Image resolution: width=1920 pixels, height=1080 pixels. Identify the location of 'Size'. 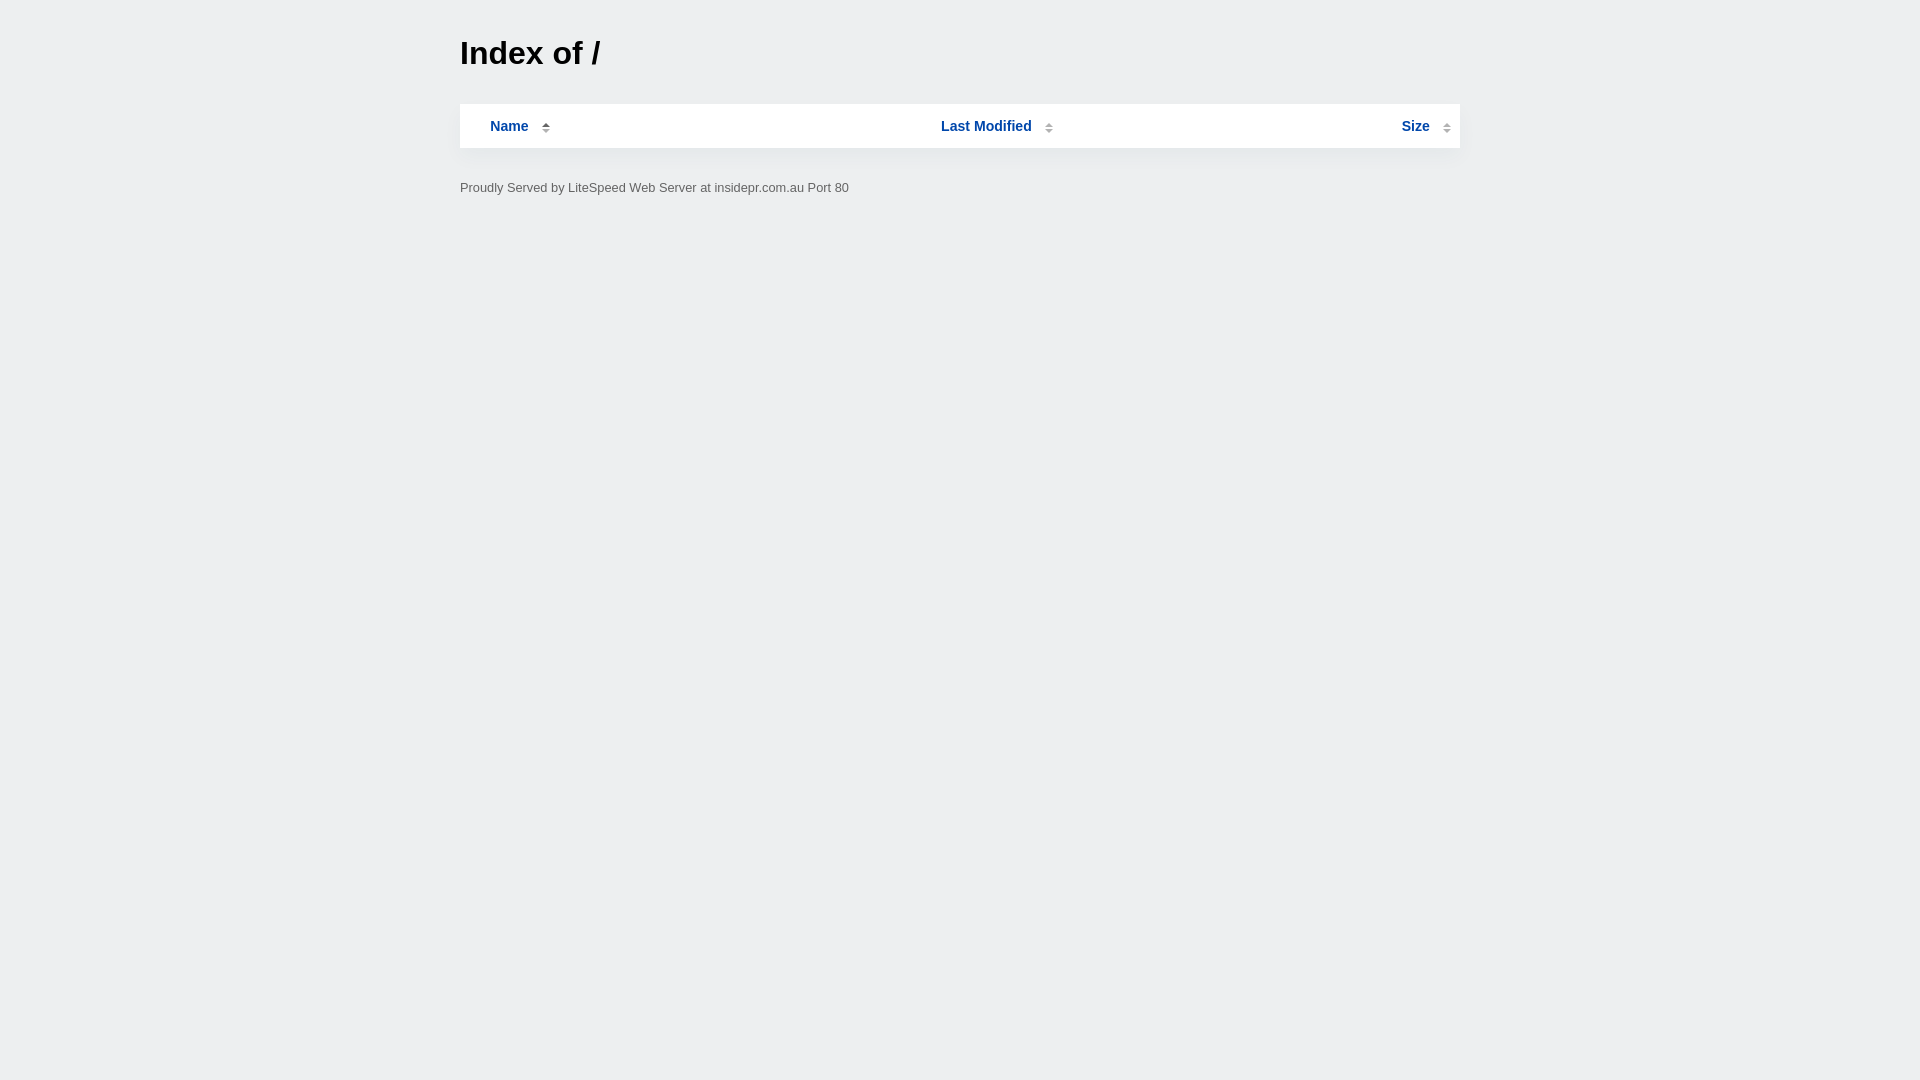
(1425, 126).